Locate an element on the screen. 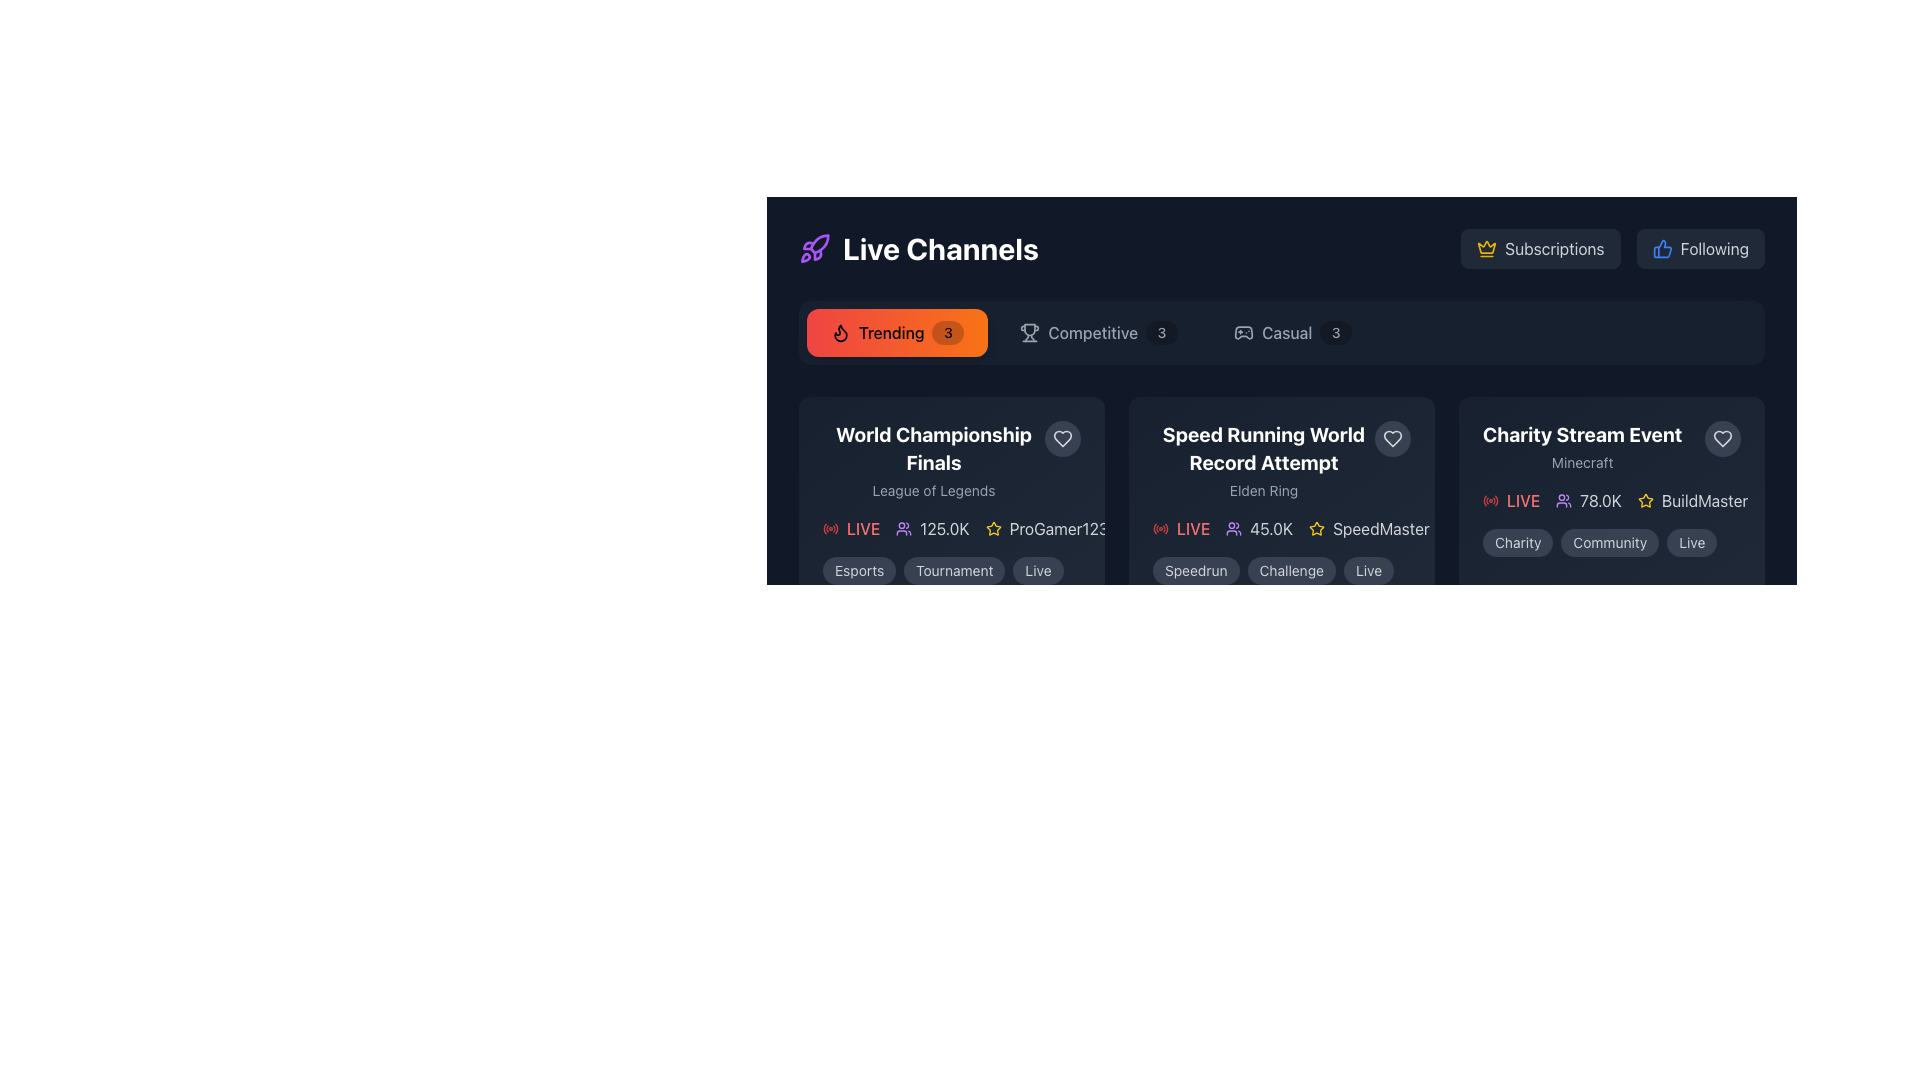  on the text display component that shows 'World Championship Finals' and 'League of Legends' is located at coordinates (950, 461).